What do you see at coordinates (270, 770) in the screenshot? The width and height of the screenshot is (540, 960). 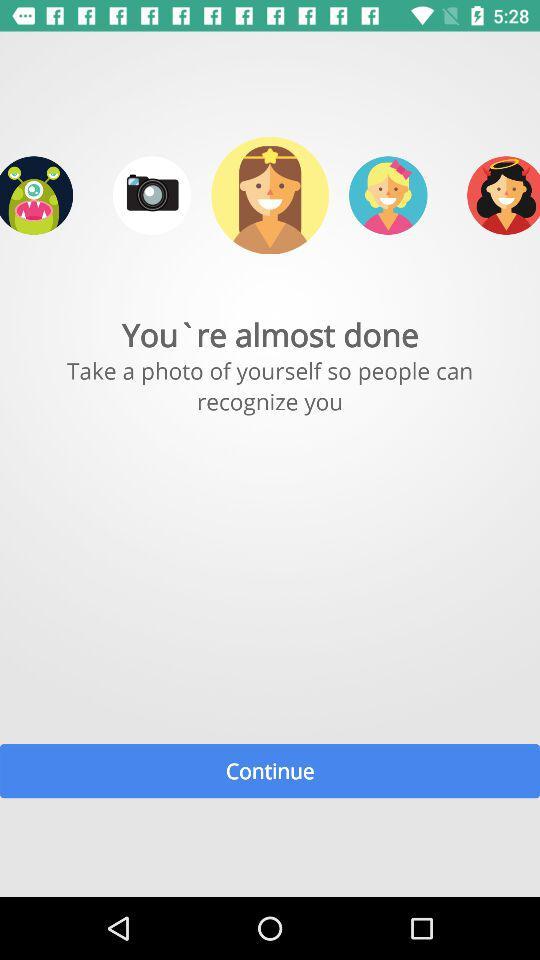 I see `the continue item` at bounding box center [270, 770].